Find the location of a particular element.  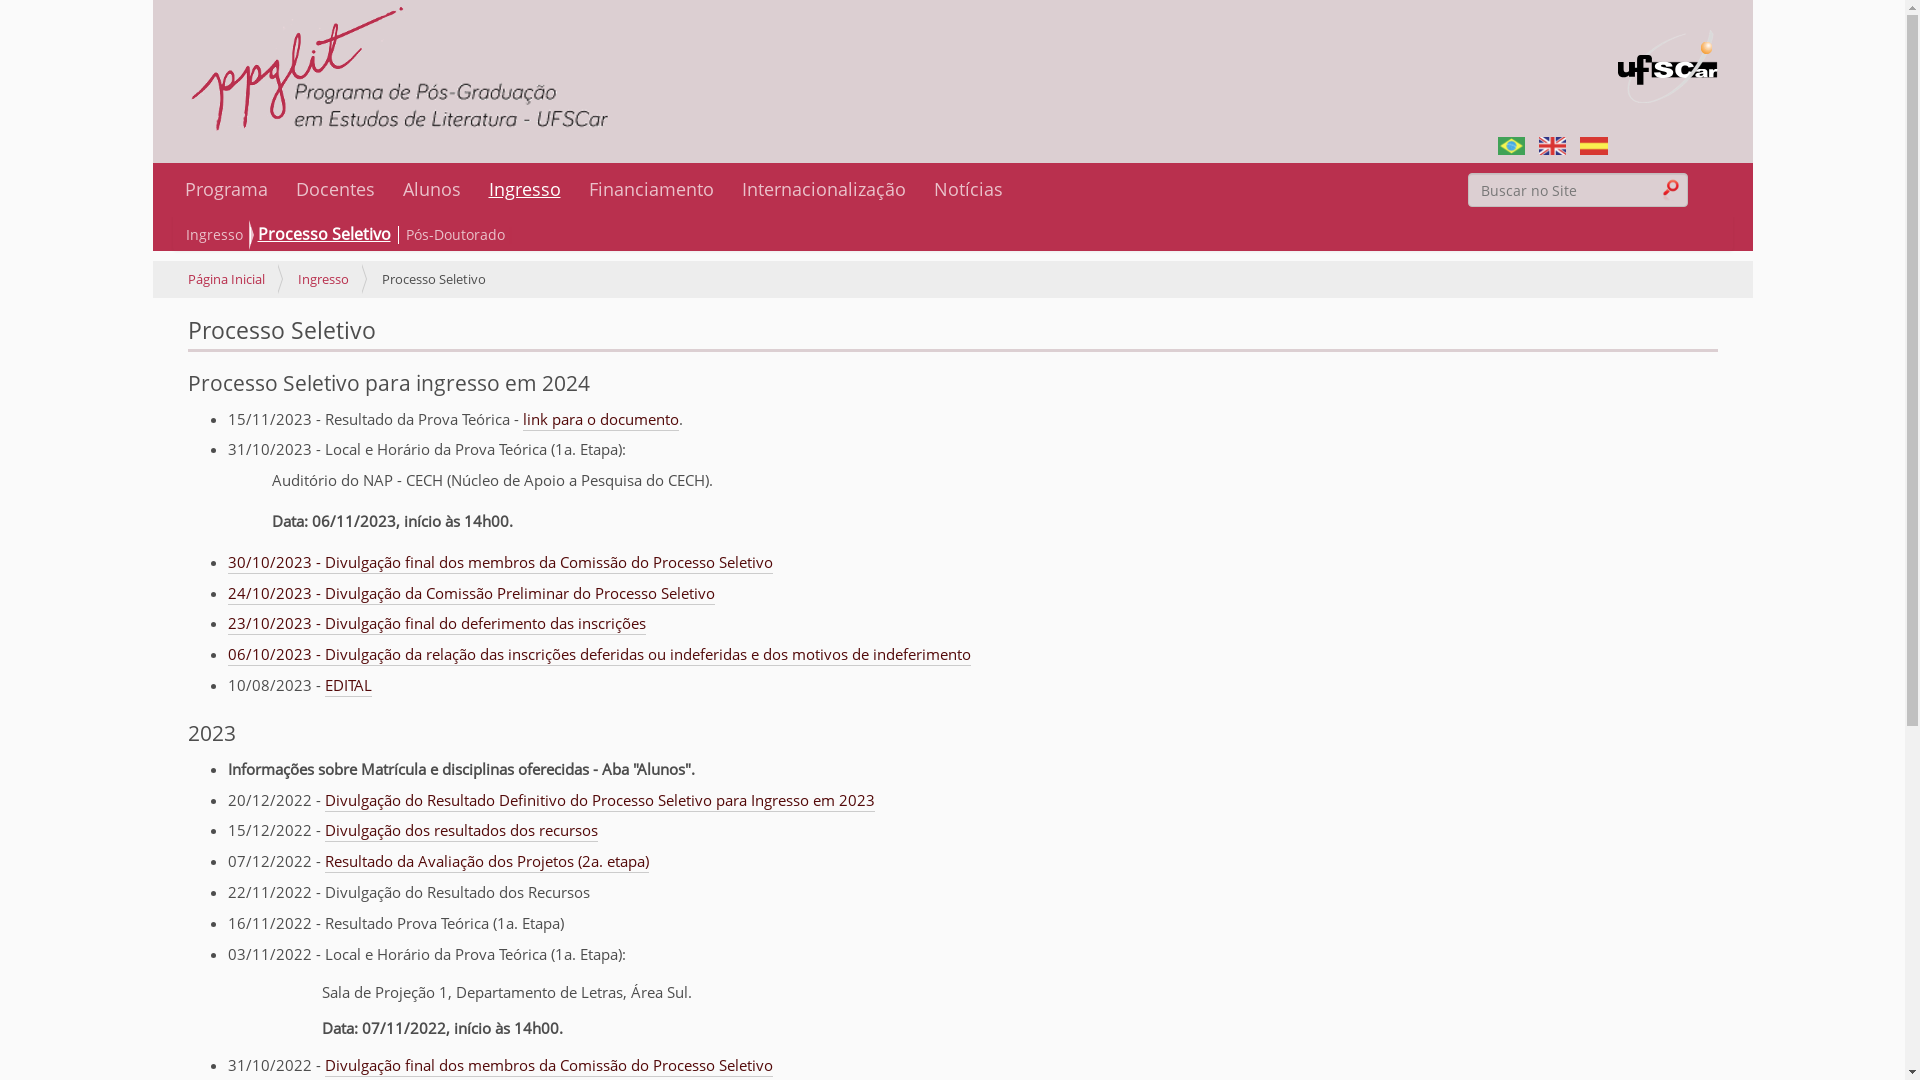

'Programa' is located at coordinates (225, 189).